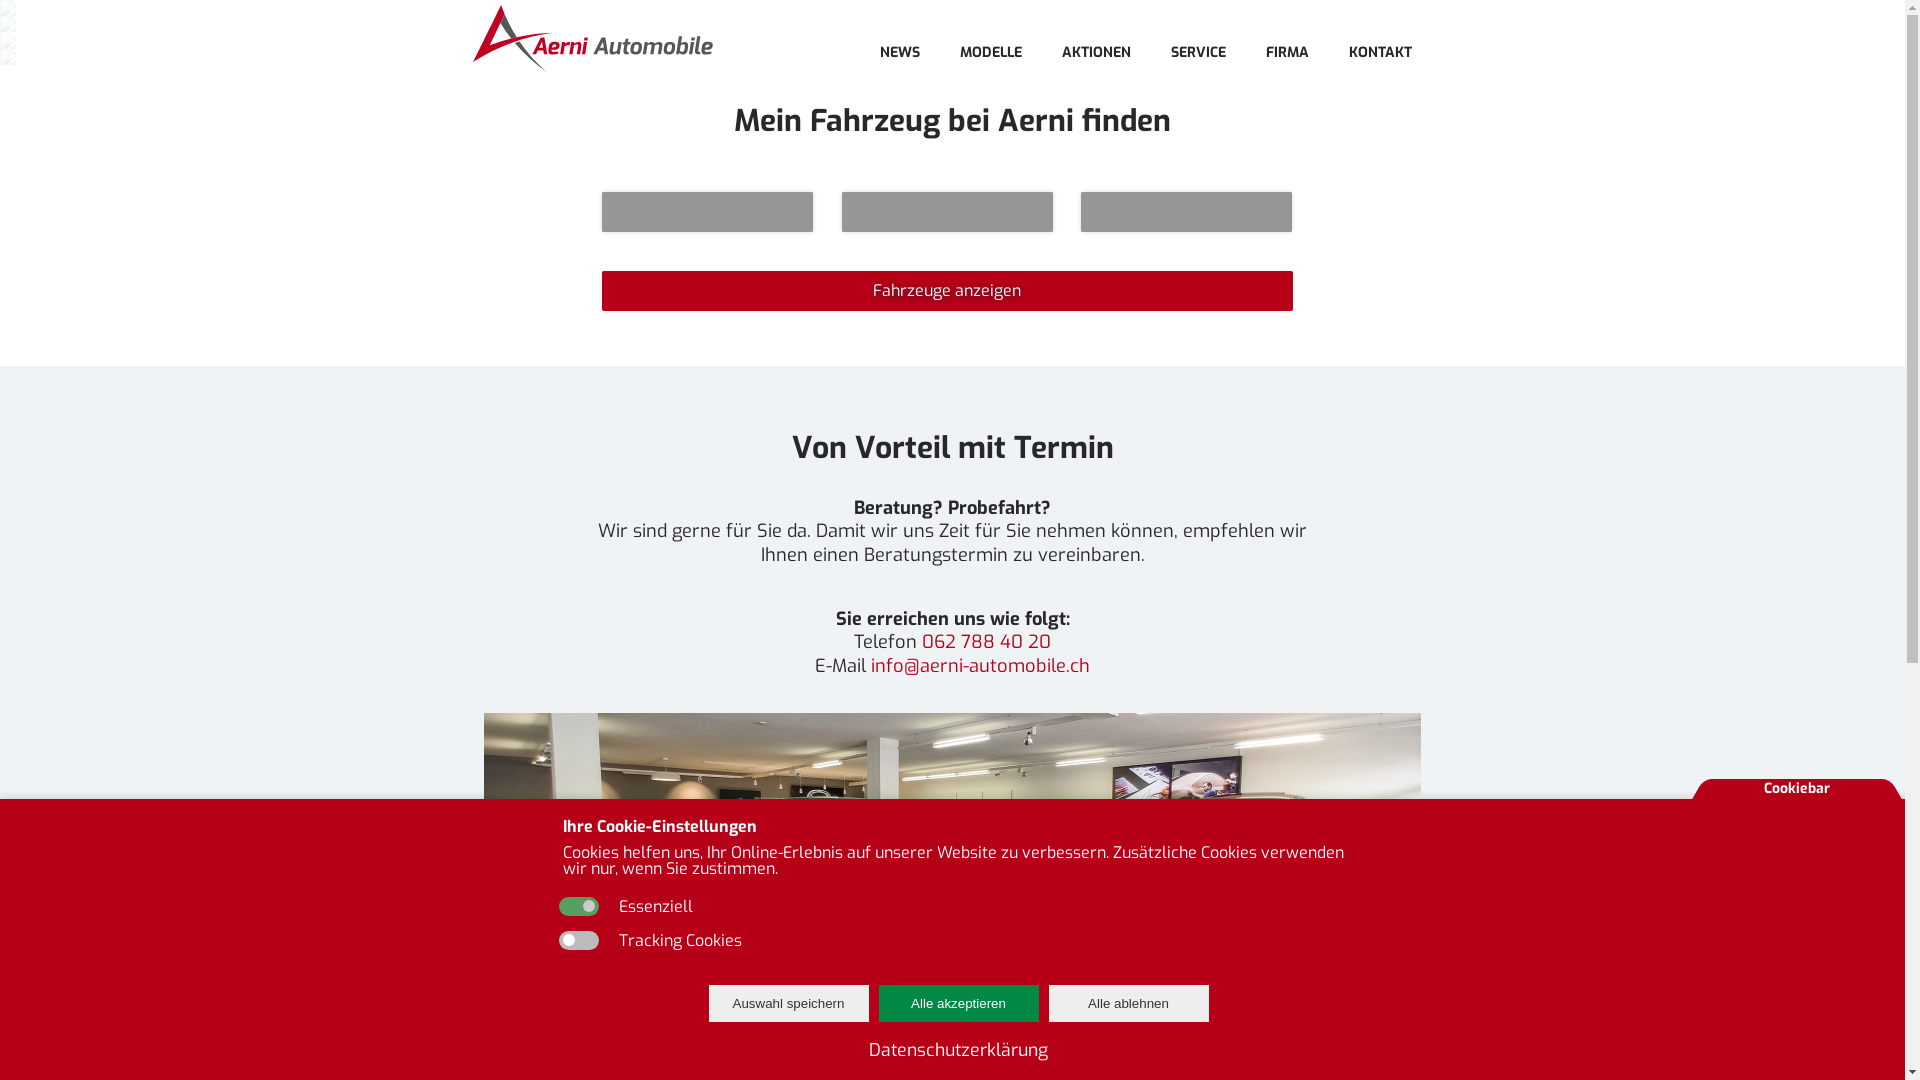 The width and height of the screenshot is (1920, 1080). Describe the element at coordinates (1095, 51) in the screenshot. I see `'AKTIONEN'` at that location.